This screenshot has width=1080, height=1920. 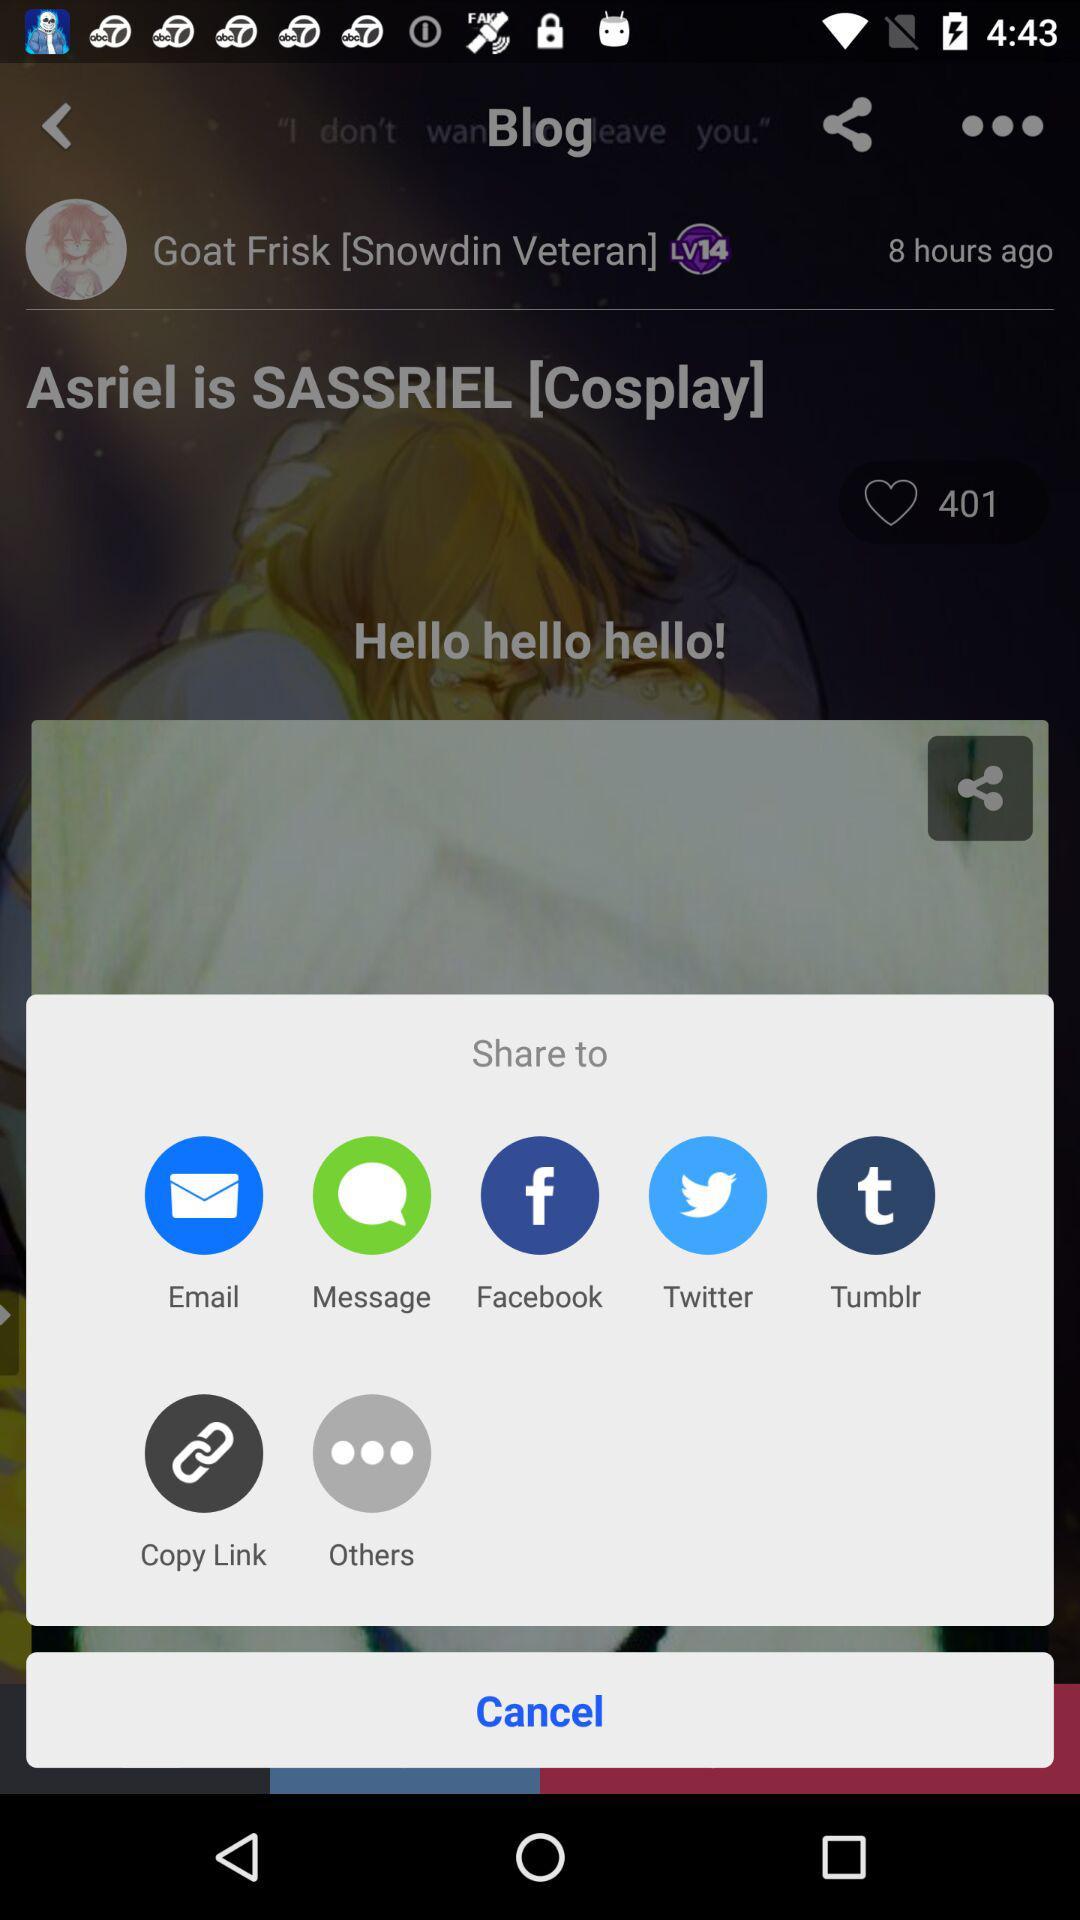 I want to click on the icon at the top, so click(x=540, y=484).